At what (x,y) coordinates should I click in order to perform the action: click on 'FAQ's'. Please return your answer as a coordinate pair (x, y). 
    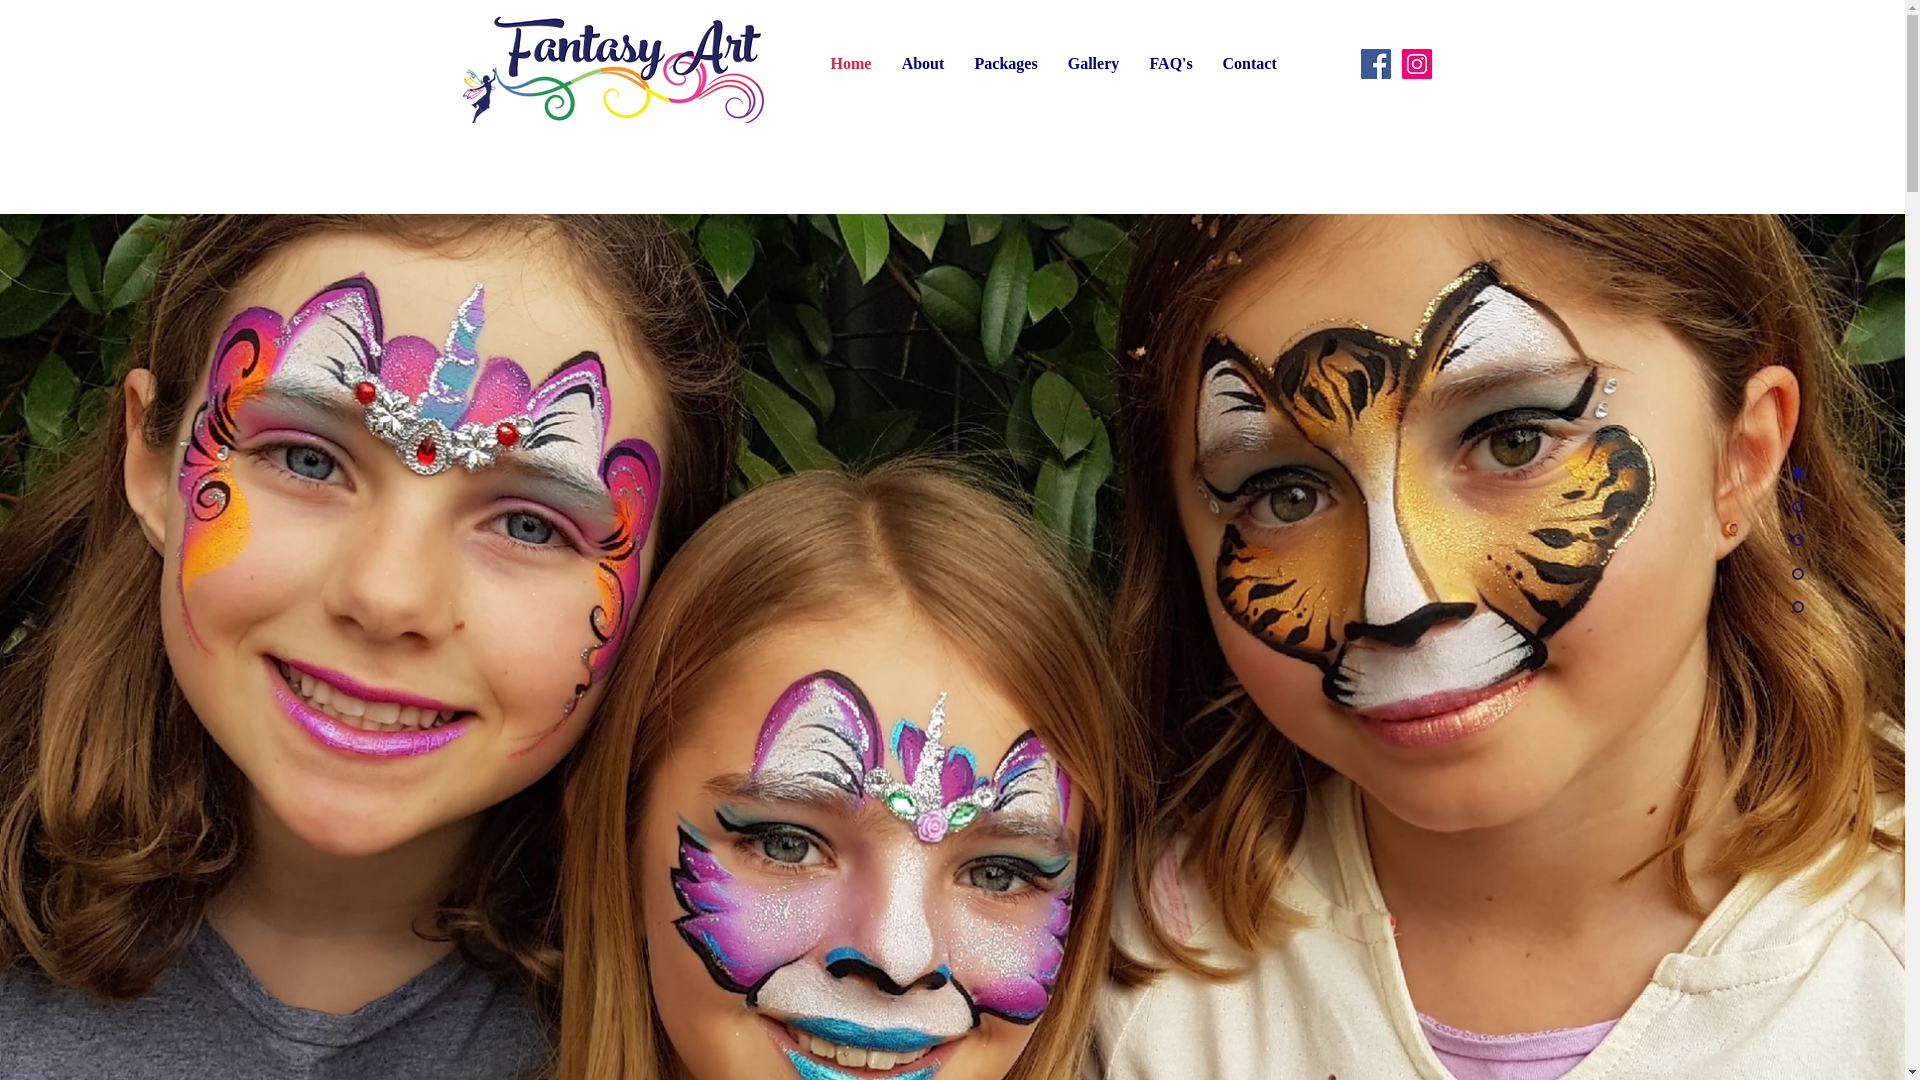
    Looking at the image, I should click on (1170, 63).